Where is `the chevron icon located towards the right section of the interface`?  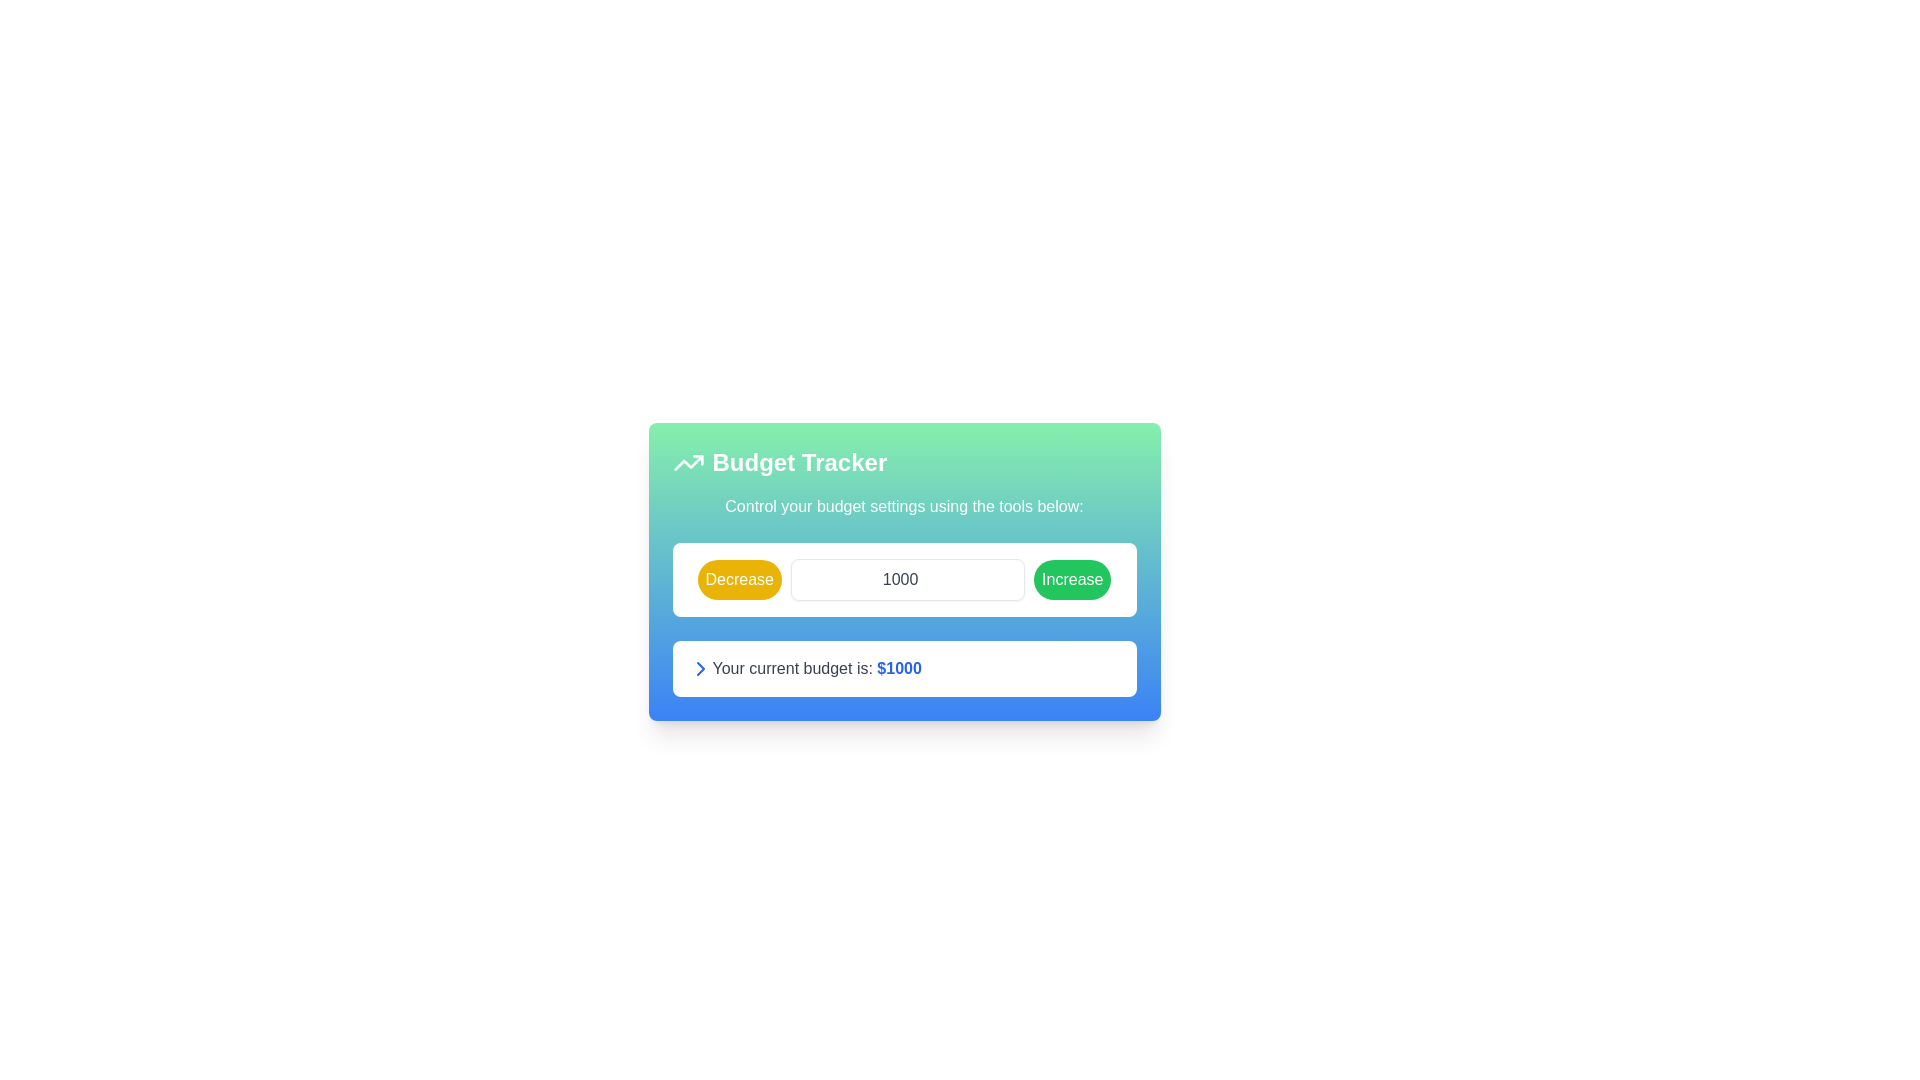
the chevron icon located towards the right section of the interface is located at coordinates (700, 668).